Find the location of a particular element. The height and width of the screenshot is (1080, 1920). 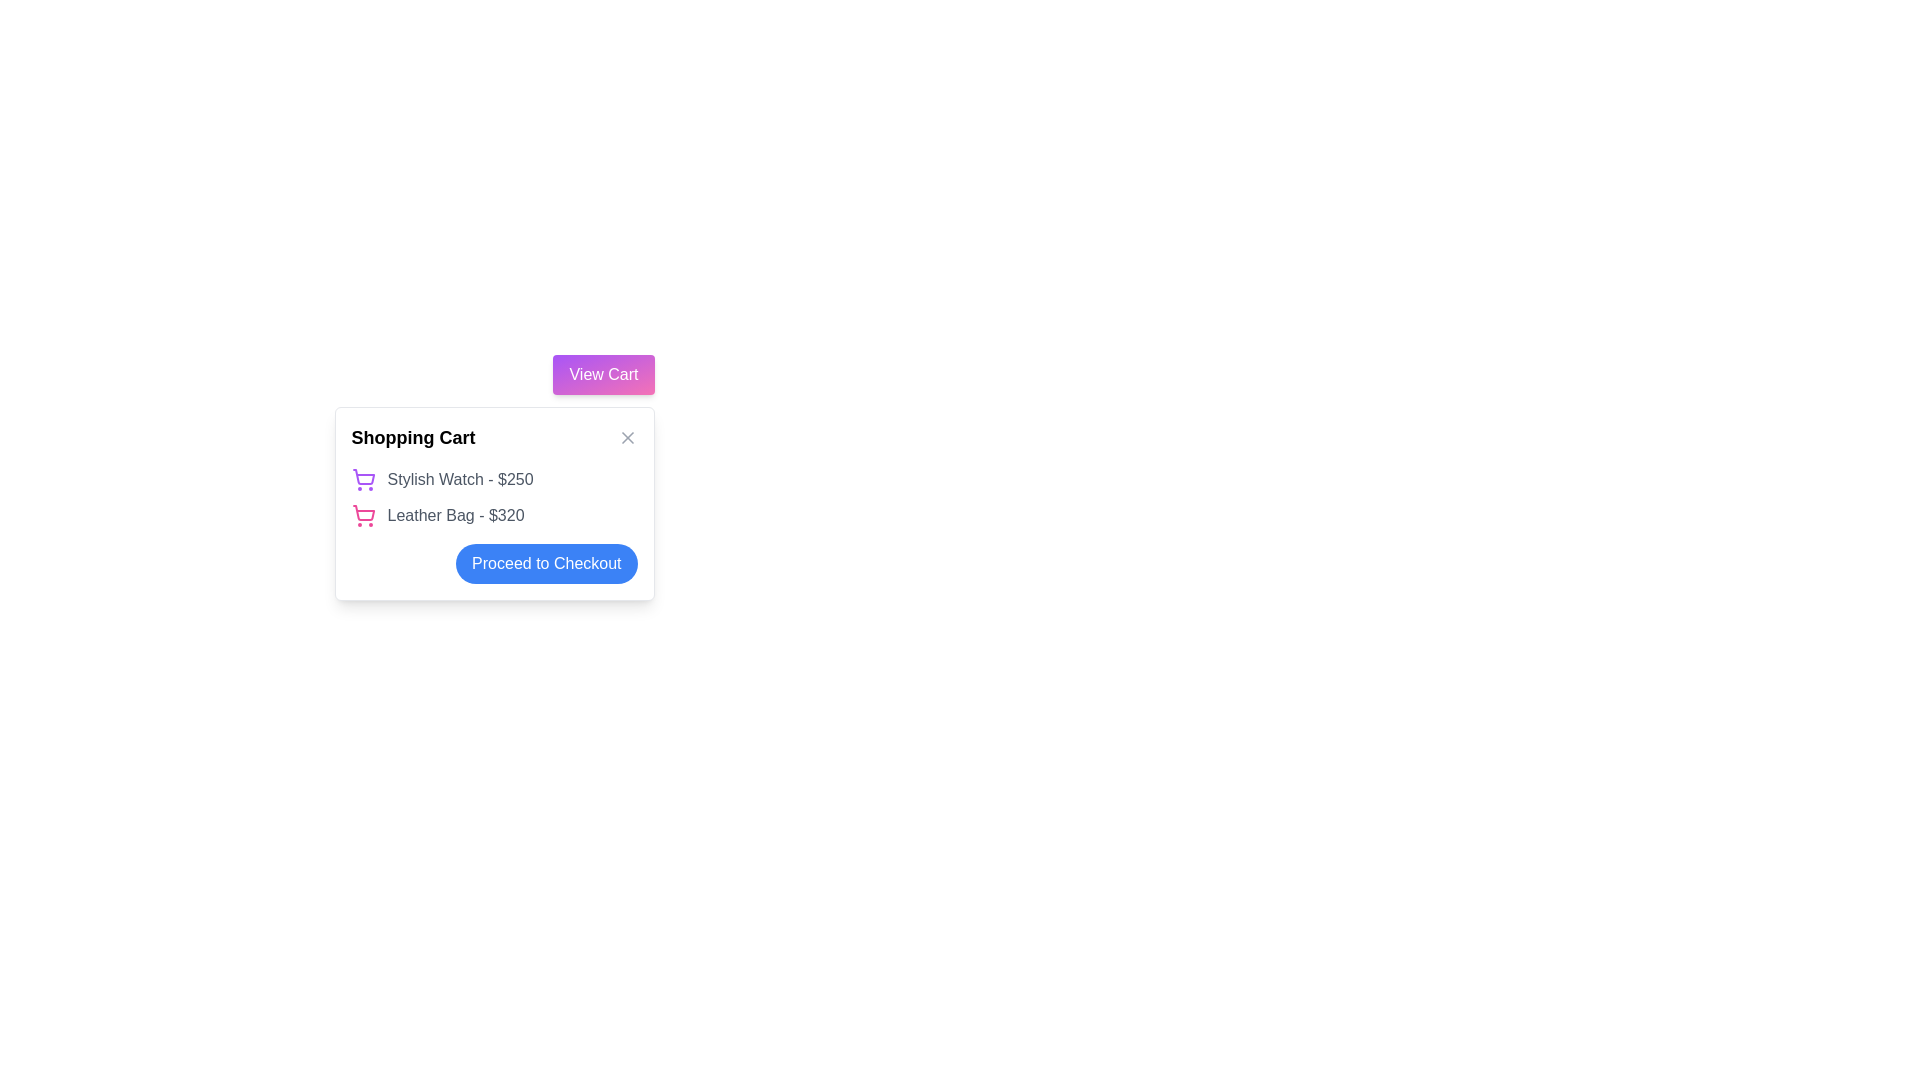

the button located in the top right corner of the shopping cart popup interface to visit the shopping cart is located at coordinates (603, 374).